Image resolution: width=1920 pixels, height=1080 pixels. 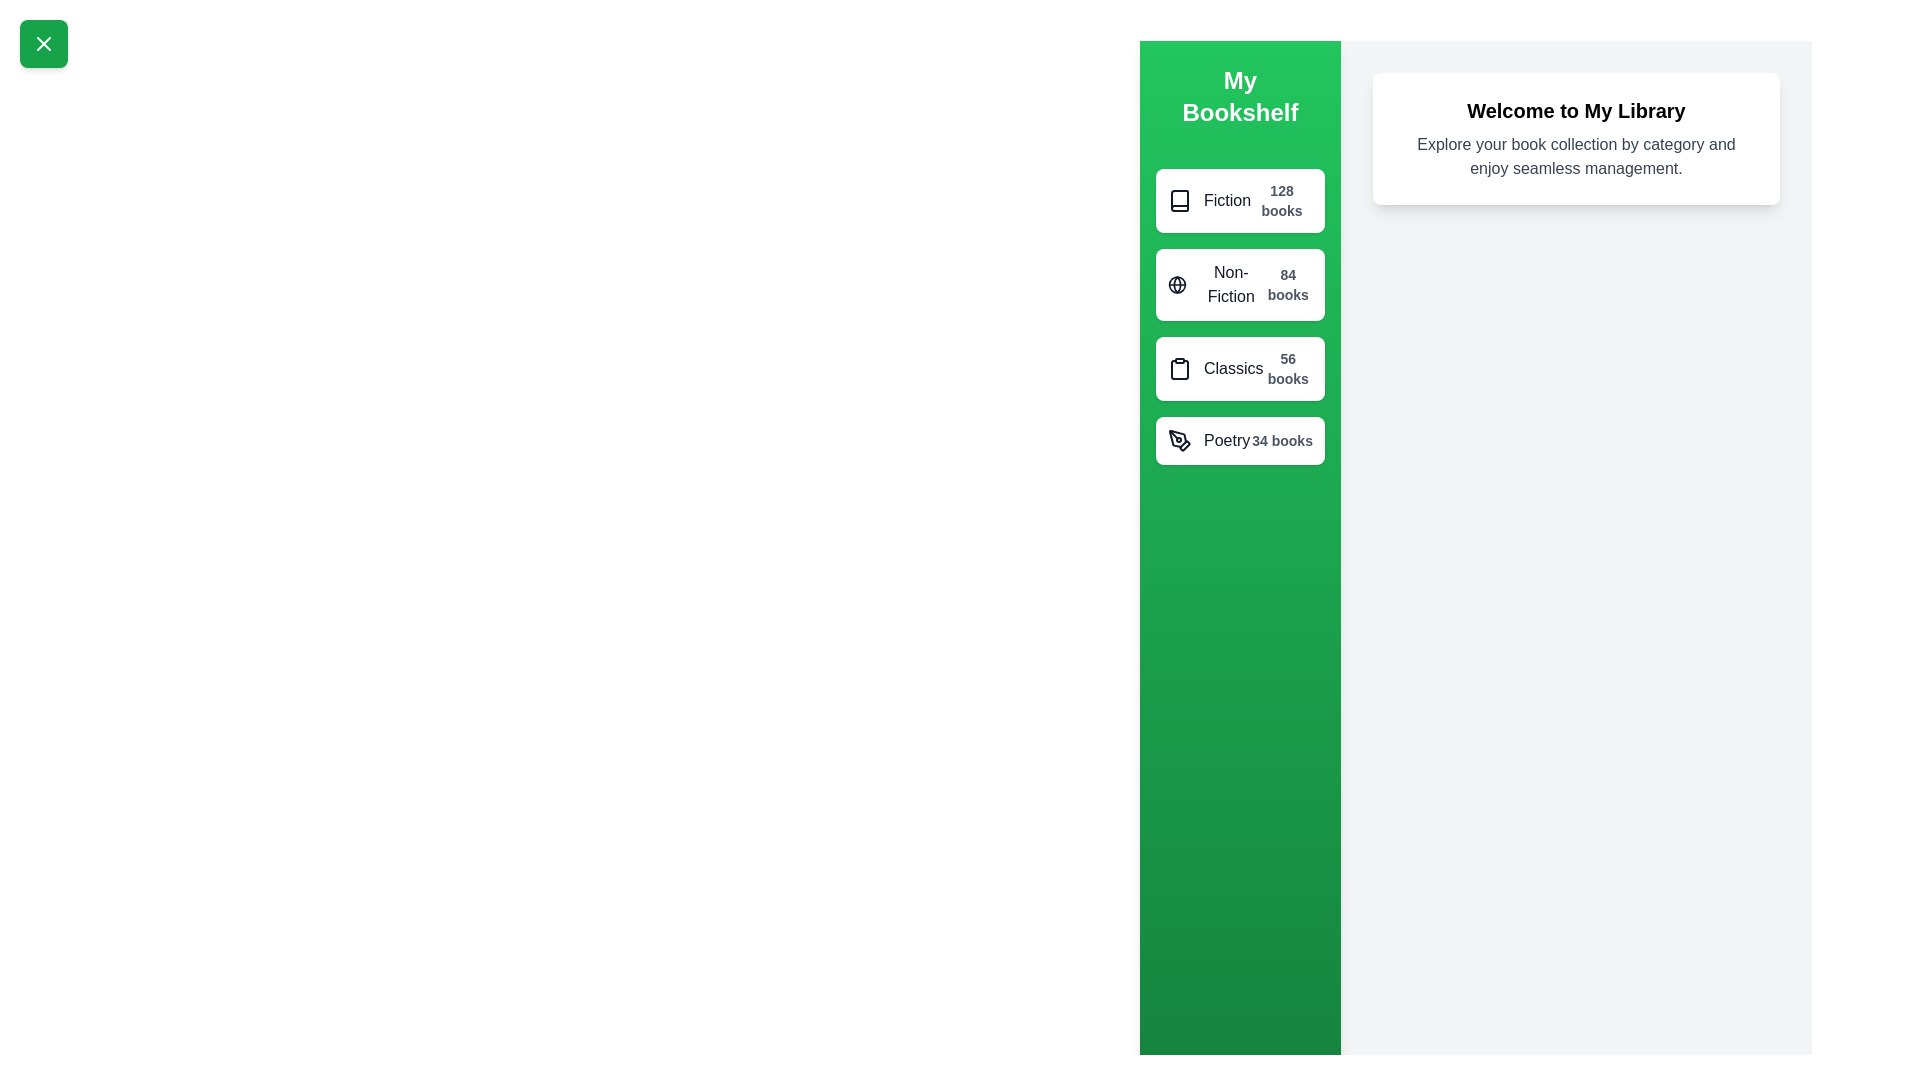 I want to click on the card corresponding to the Poetry category, so click(x=1238, y=439).